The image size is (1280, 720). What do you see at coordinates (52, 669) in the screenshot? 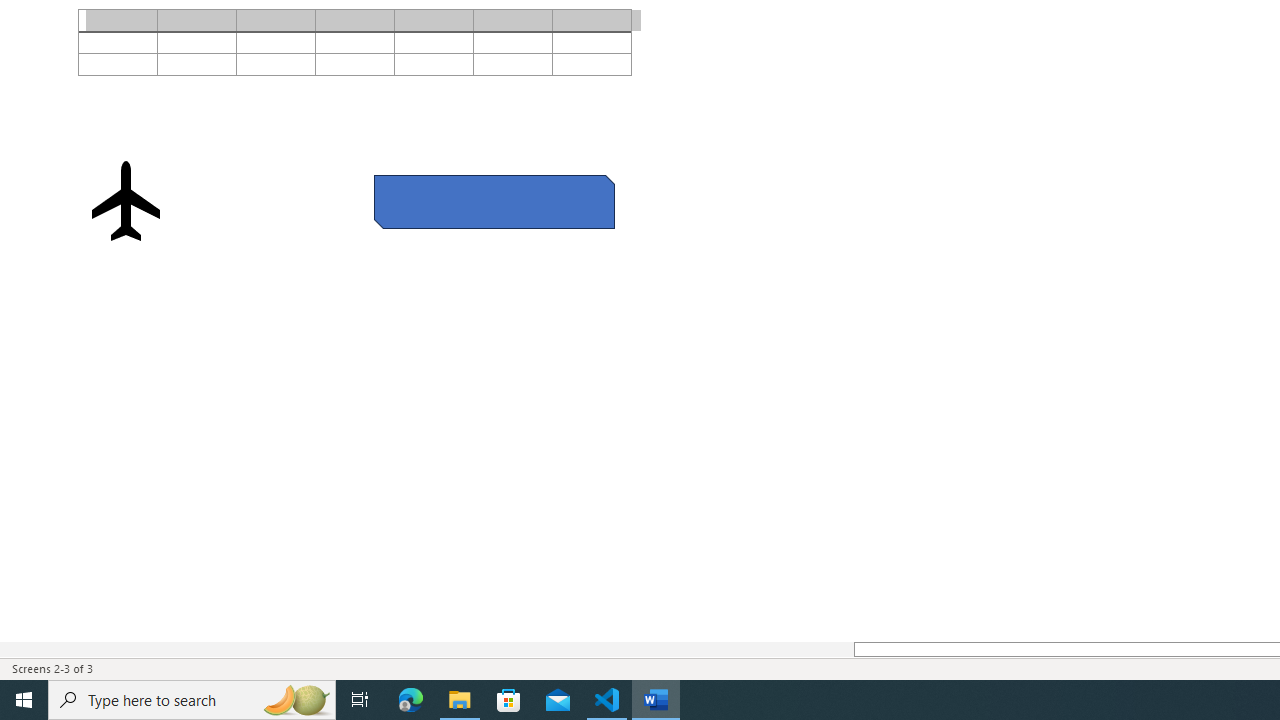
I see `'Page Number Screens 2-3 of 3 '` at bounding box center [52, 669].